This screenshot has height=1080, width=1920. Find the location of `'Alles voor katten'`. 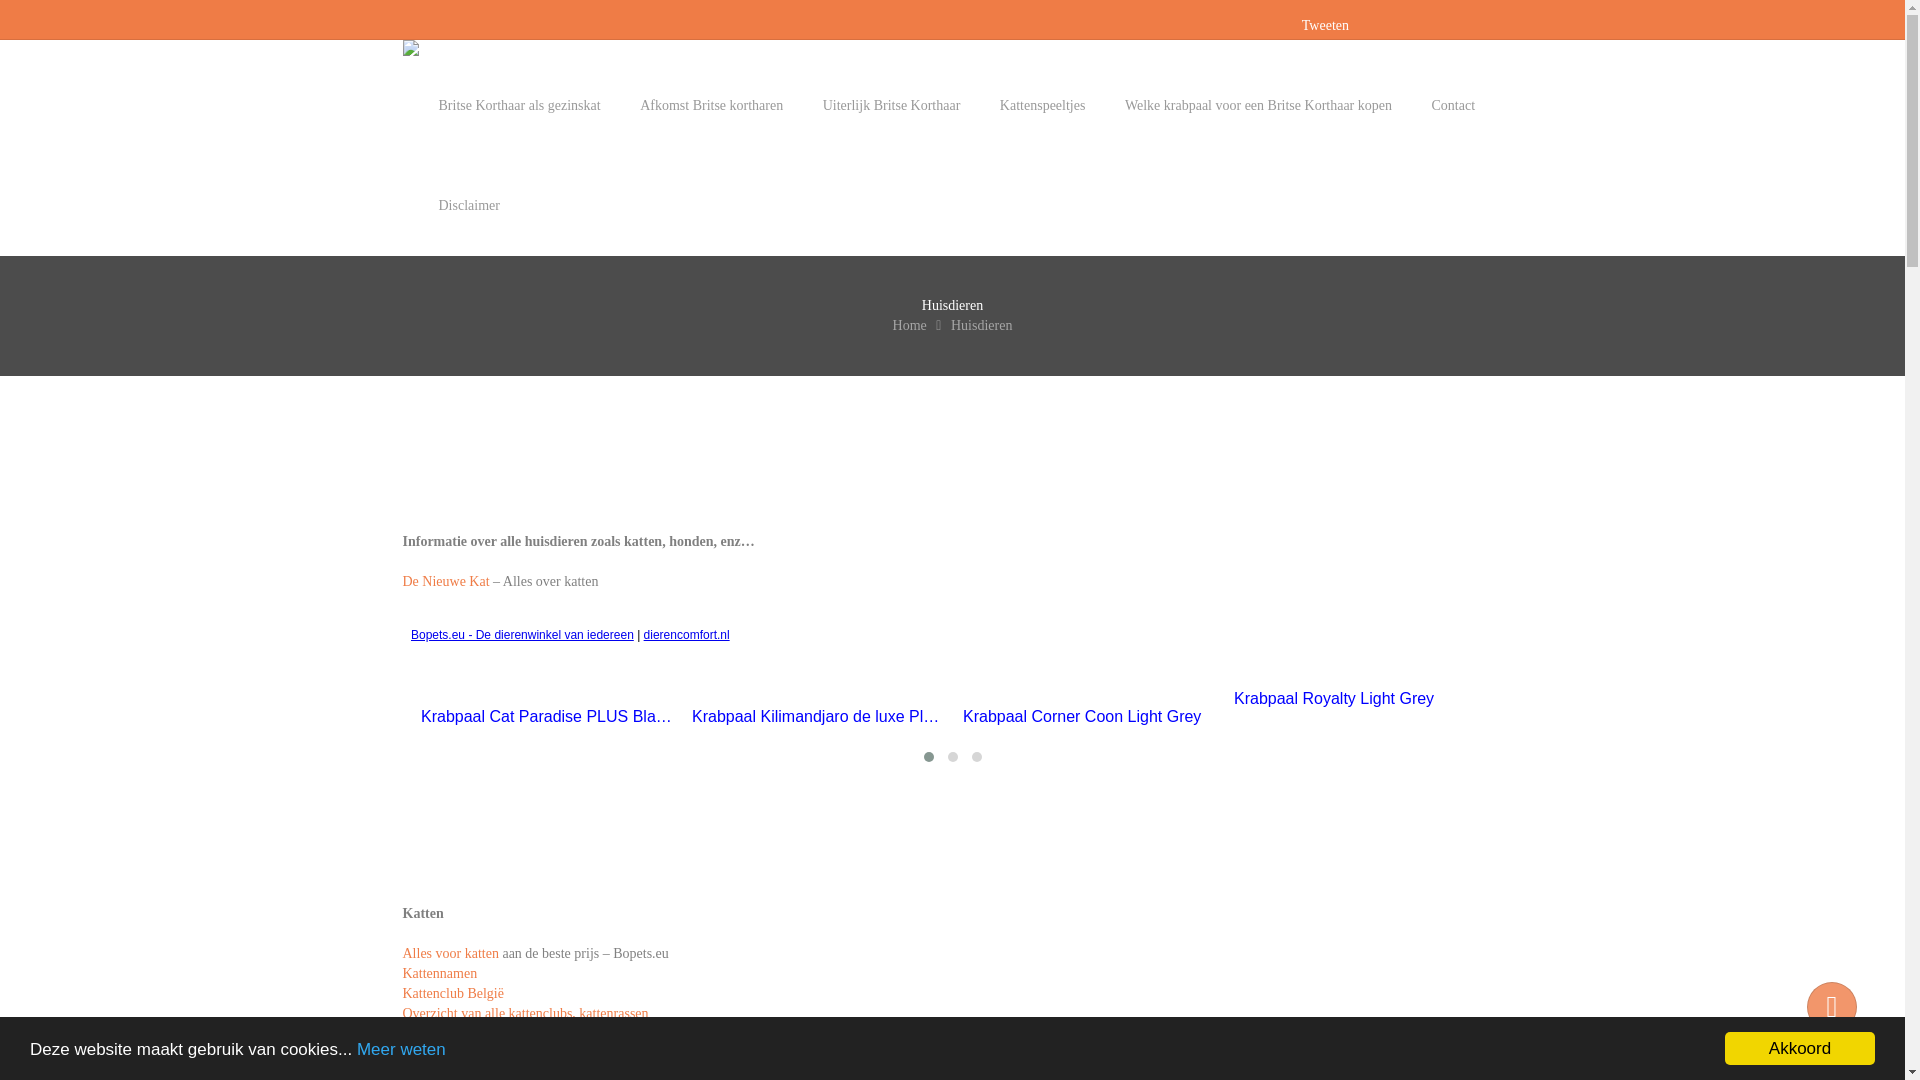

'Alles voor katten' is located at coordinates (449, 952).